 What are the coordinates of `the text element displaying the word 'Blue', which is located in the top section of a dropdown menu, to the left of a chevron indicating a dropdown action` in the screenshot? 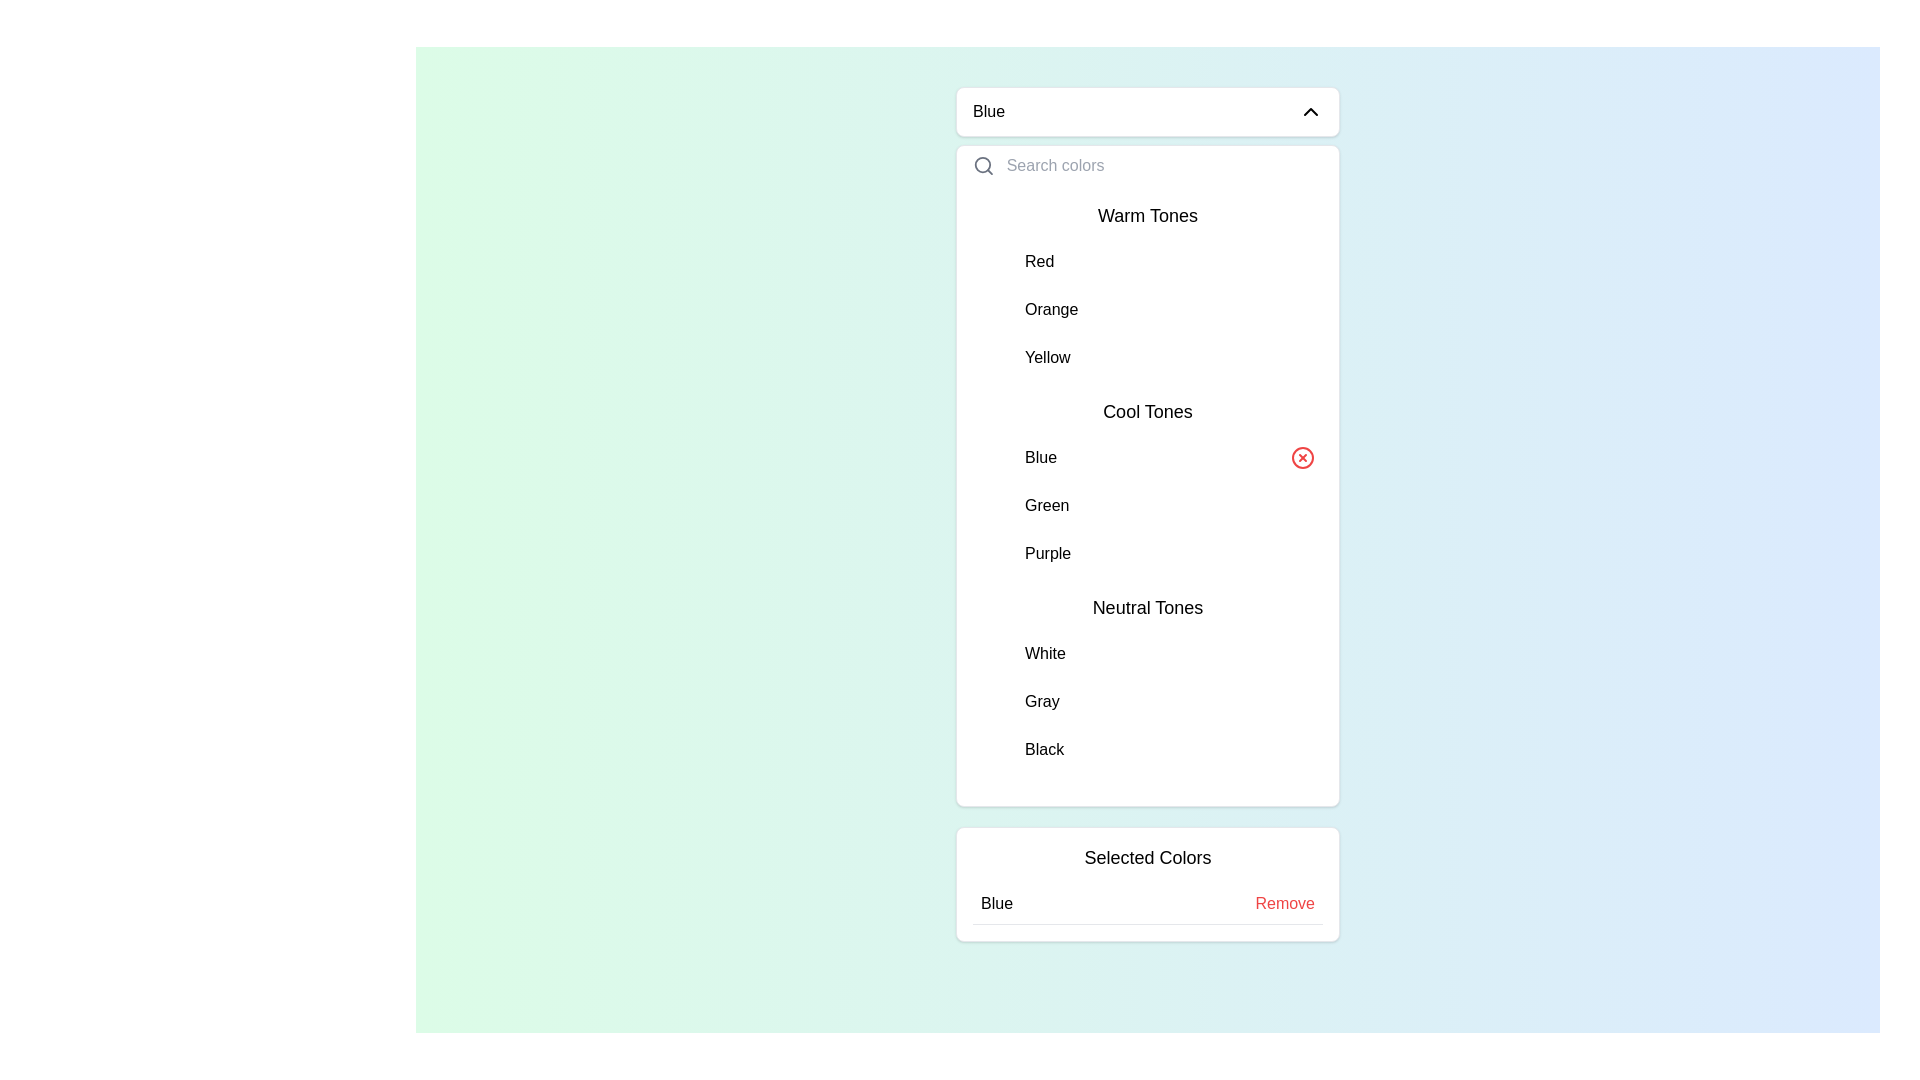 It's located at (988, 111).